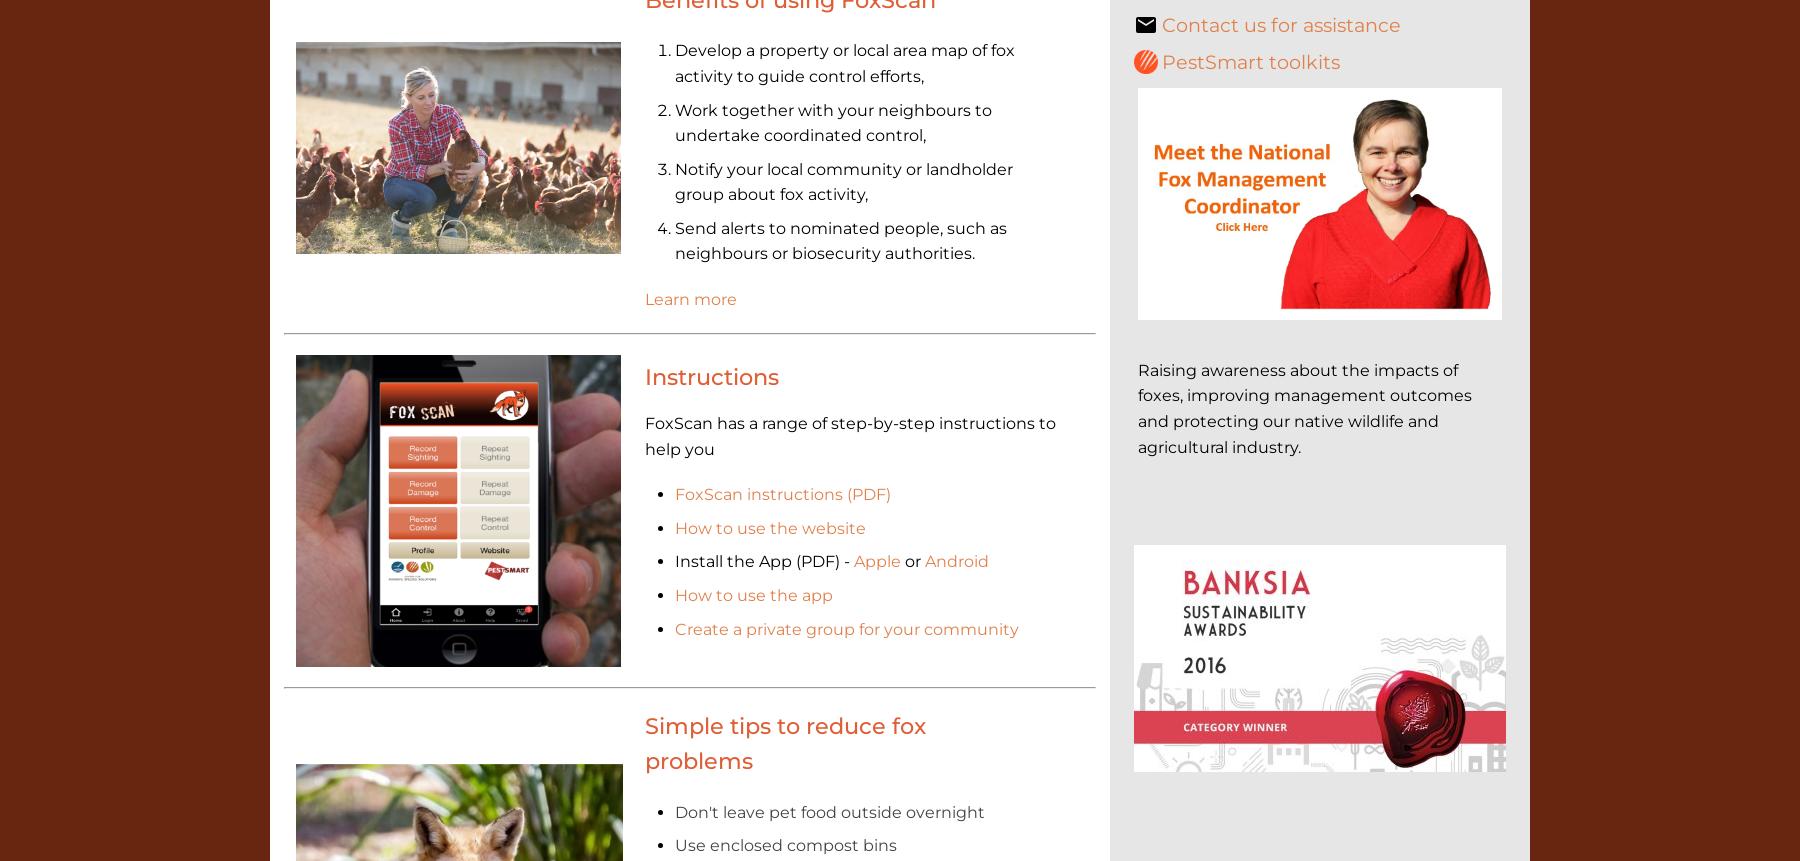 The height and width of the screenshot is (861, 1800). What do you see at coordinates (751, 593) in the screenshot?
I see `'How to use the app'` at bounding box center [751, 593].